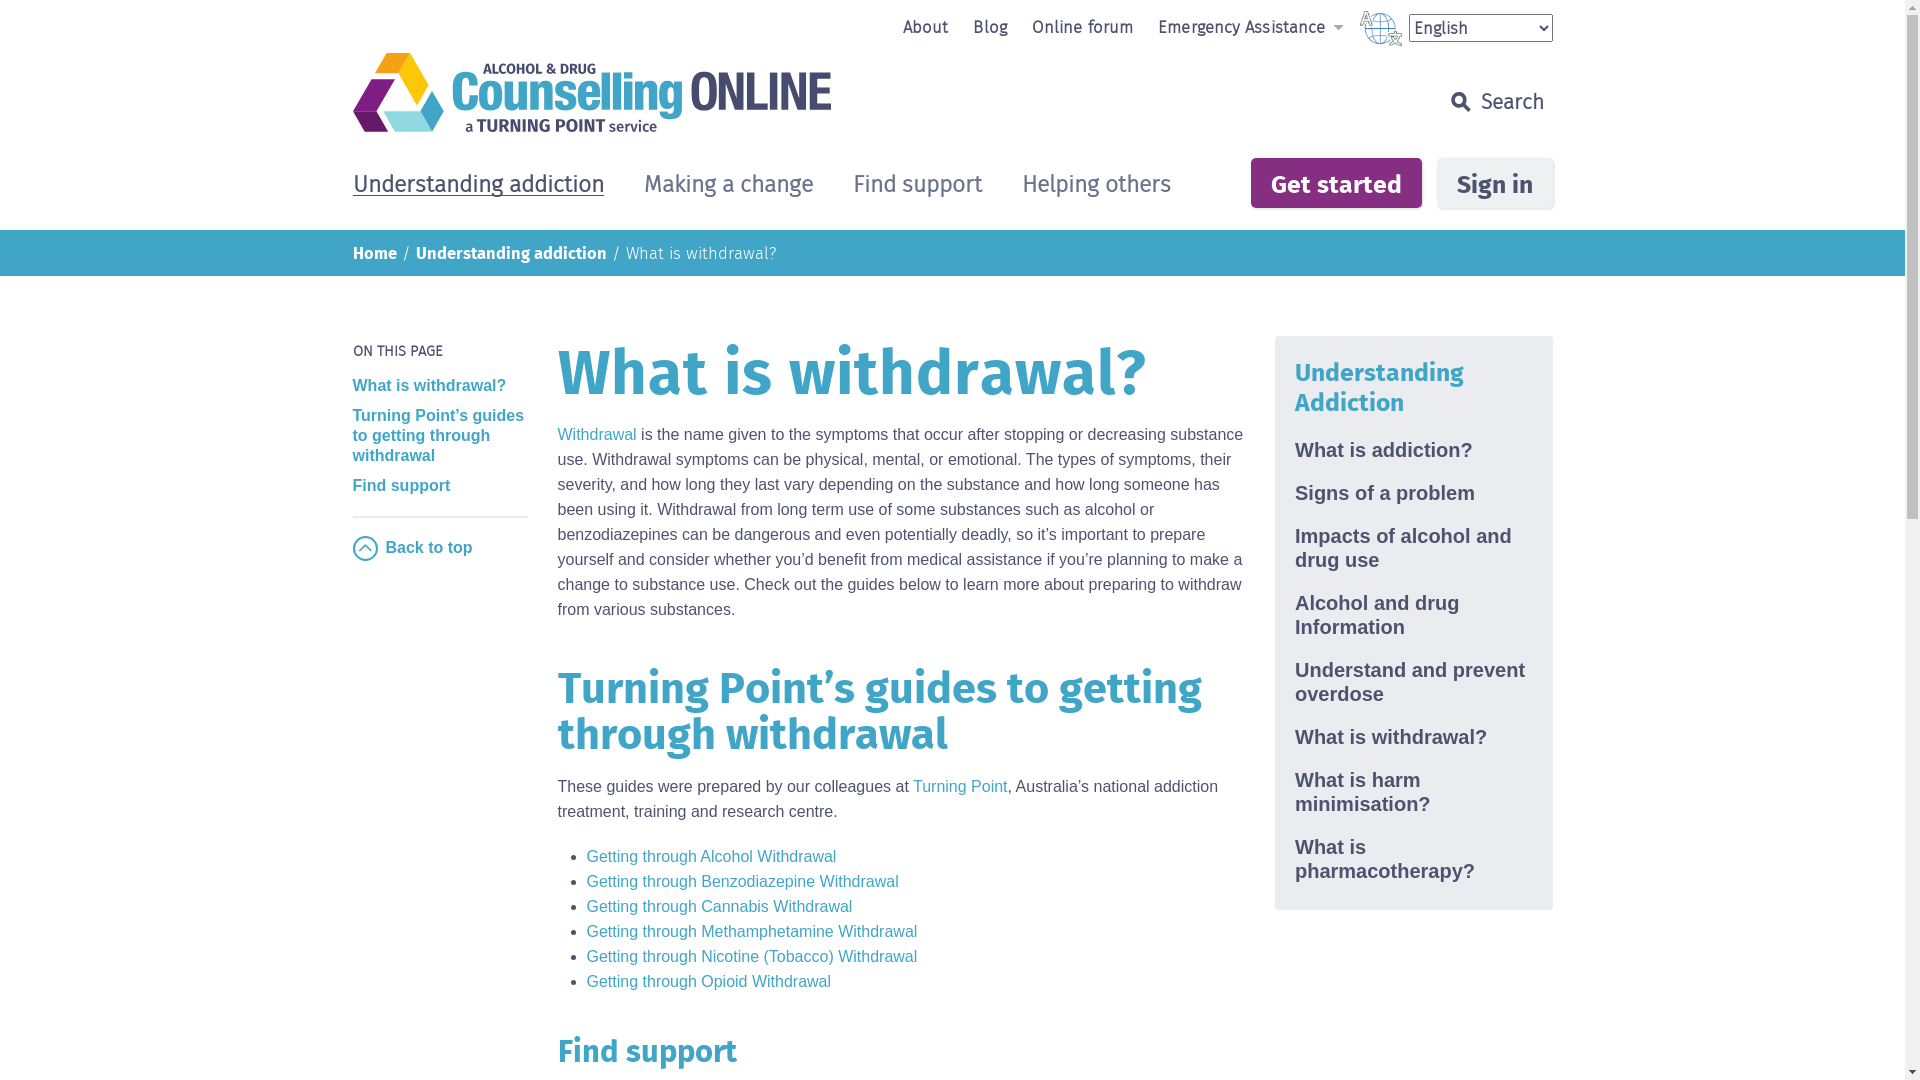 The height and width of the screenshot is (1080, 1920). I want to click on 'Understanding addiction', so click(415, 250).